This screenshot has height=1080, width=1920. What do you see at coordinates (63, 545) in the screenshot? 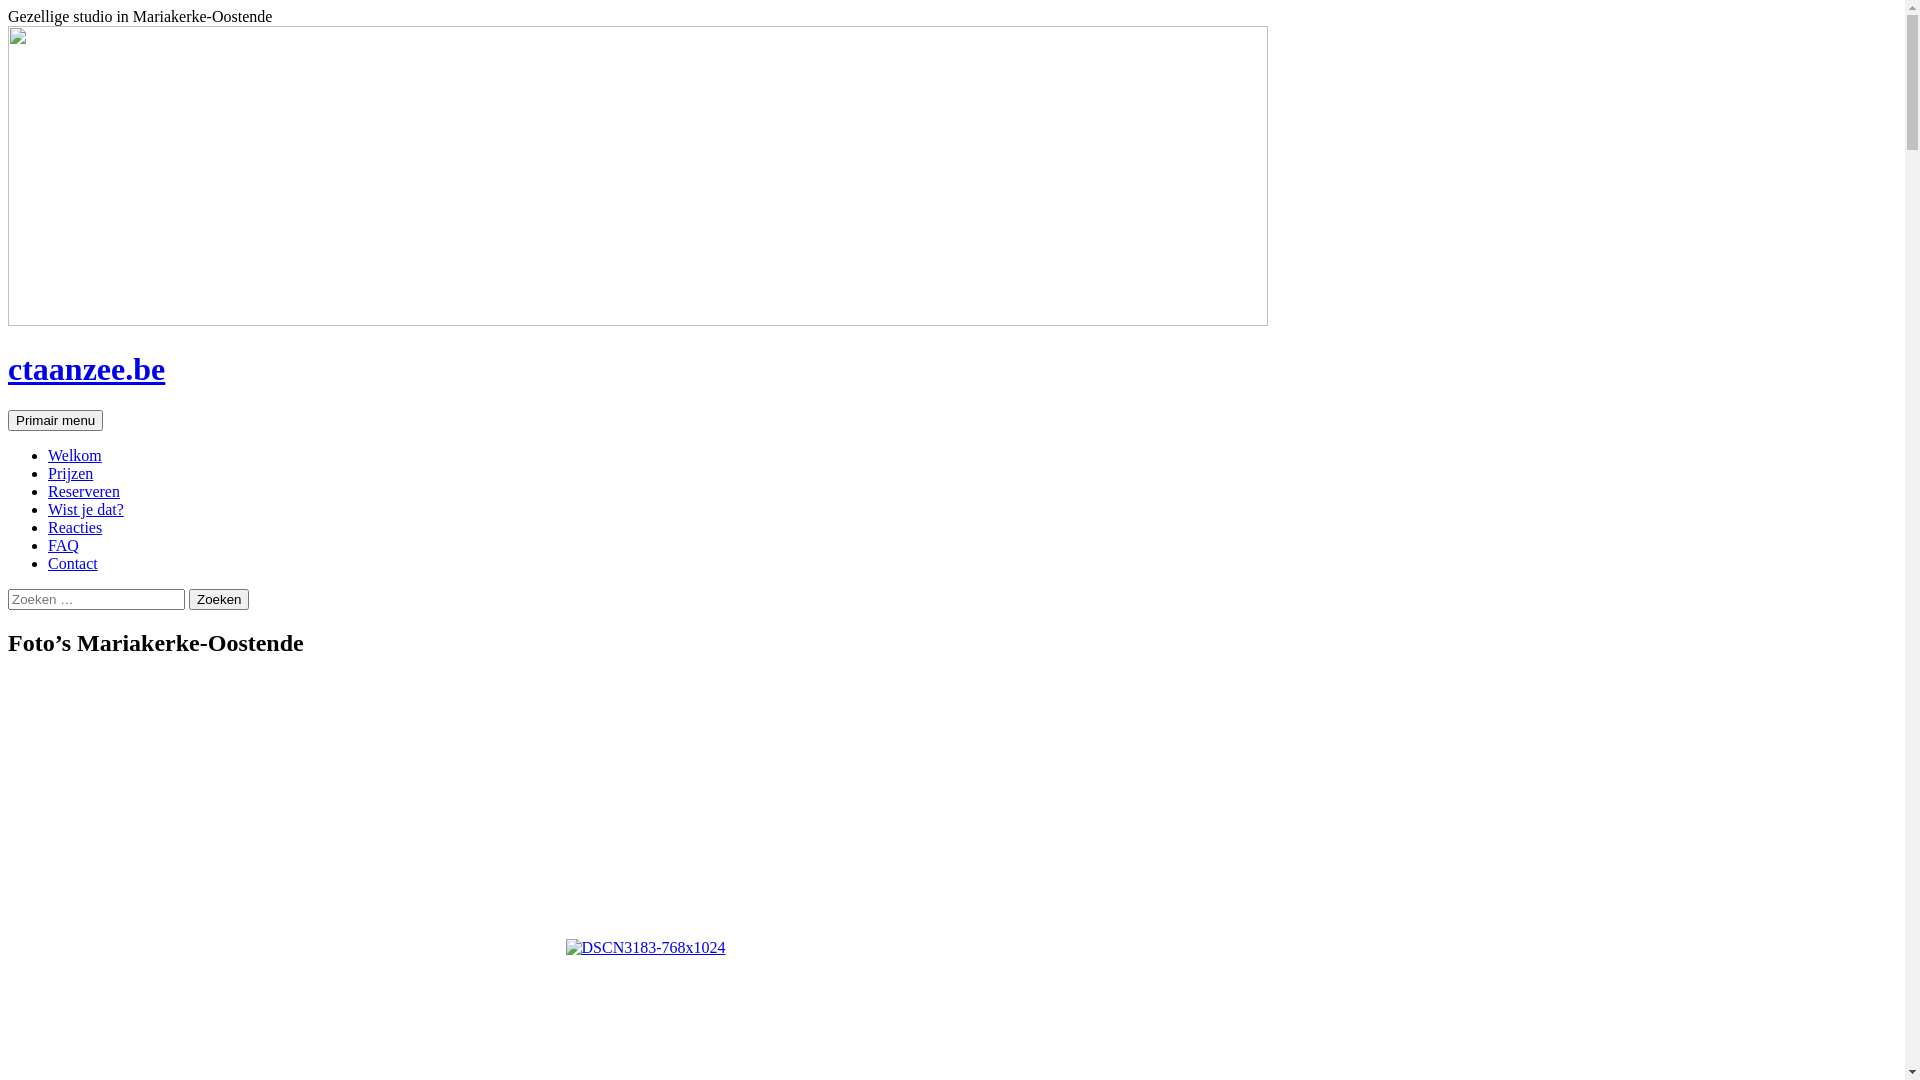
I see `'FAQ'` at bounding box center [63, 545].